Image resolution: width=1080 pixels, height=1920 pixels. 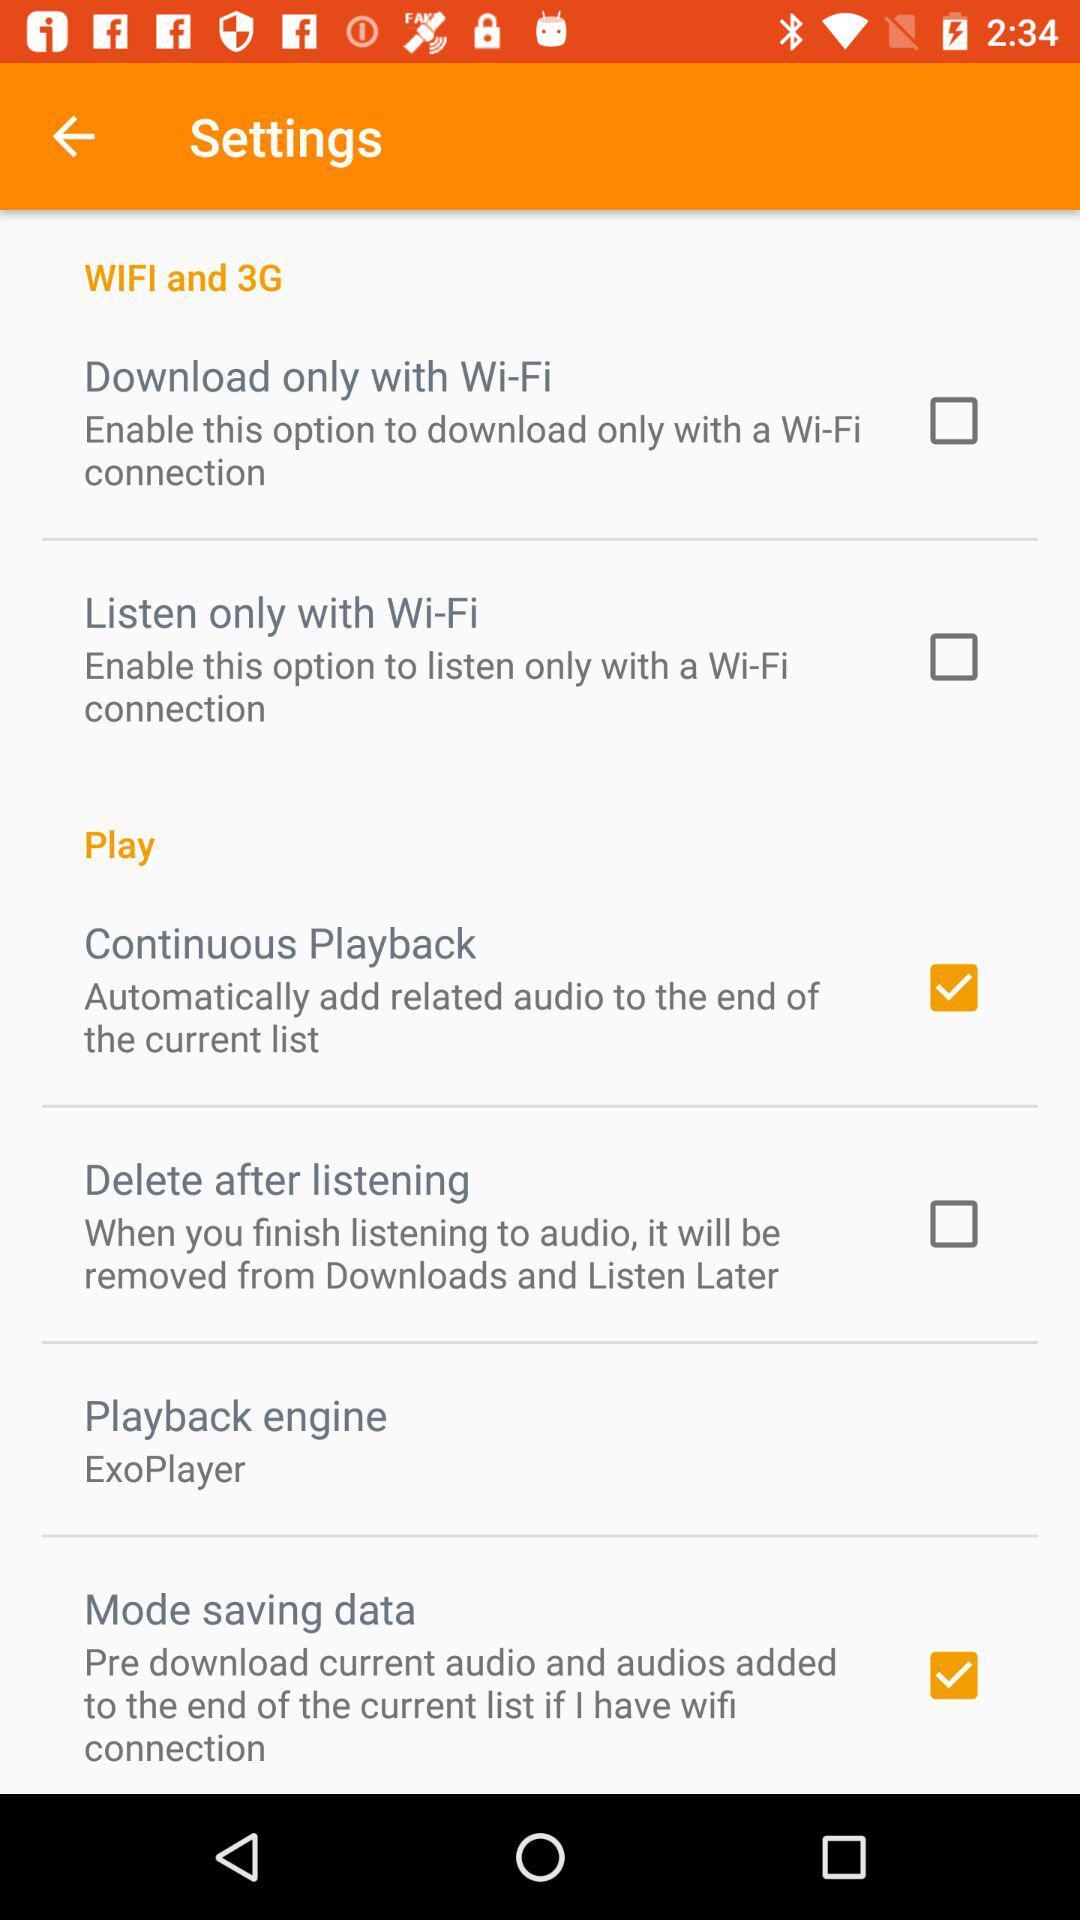 What do you see at coordinates (72, 135) in the screenshot?
I see `the icon above wifi and 3g` at bounding box center [72, 135].